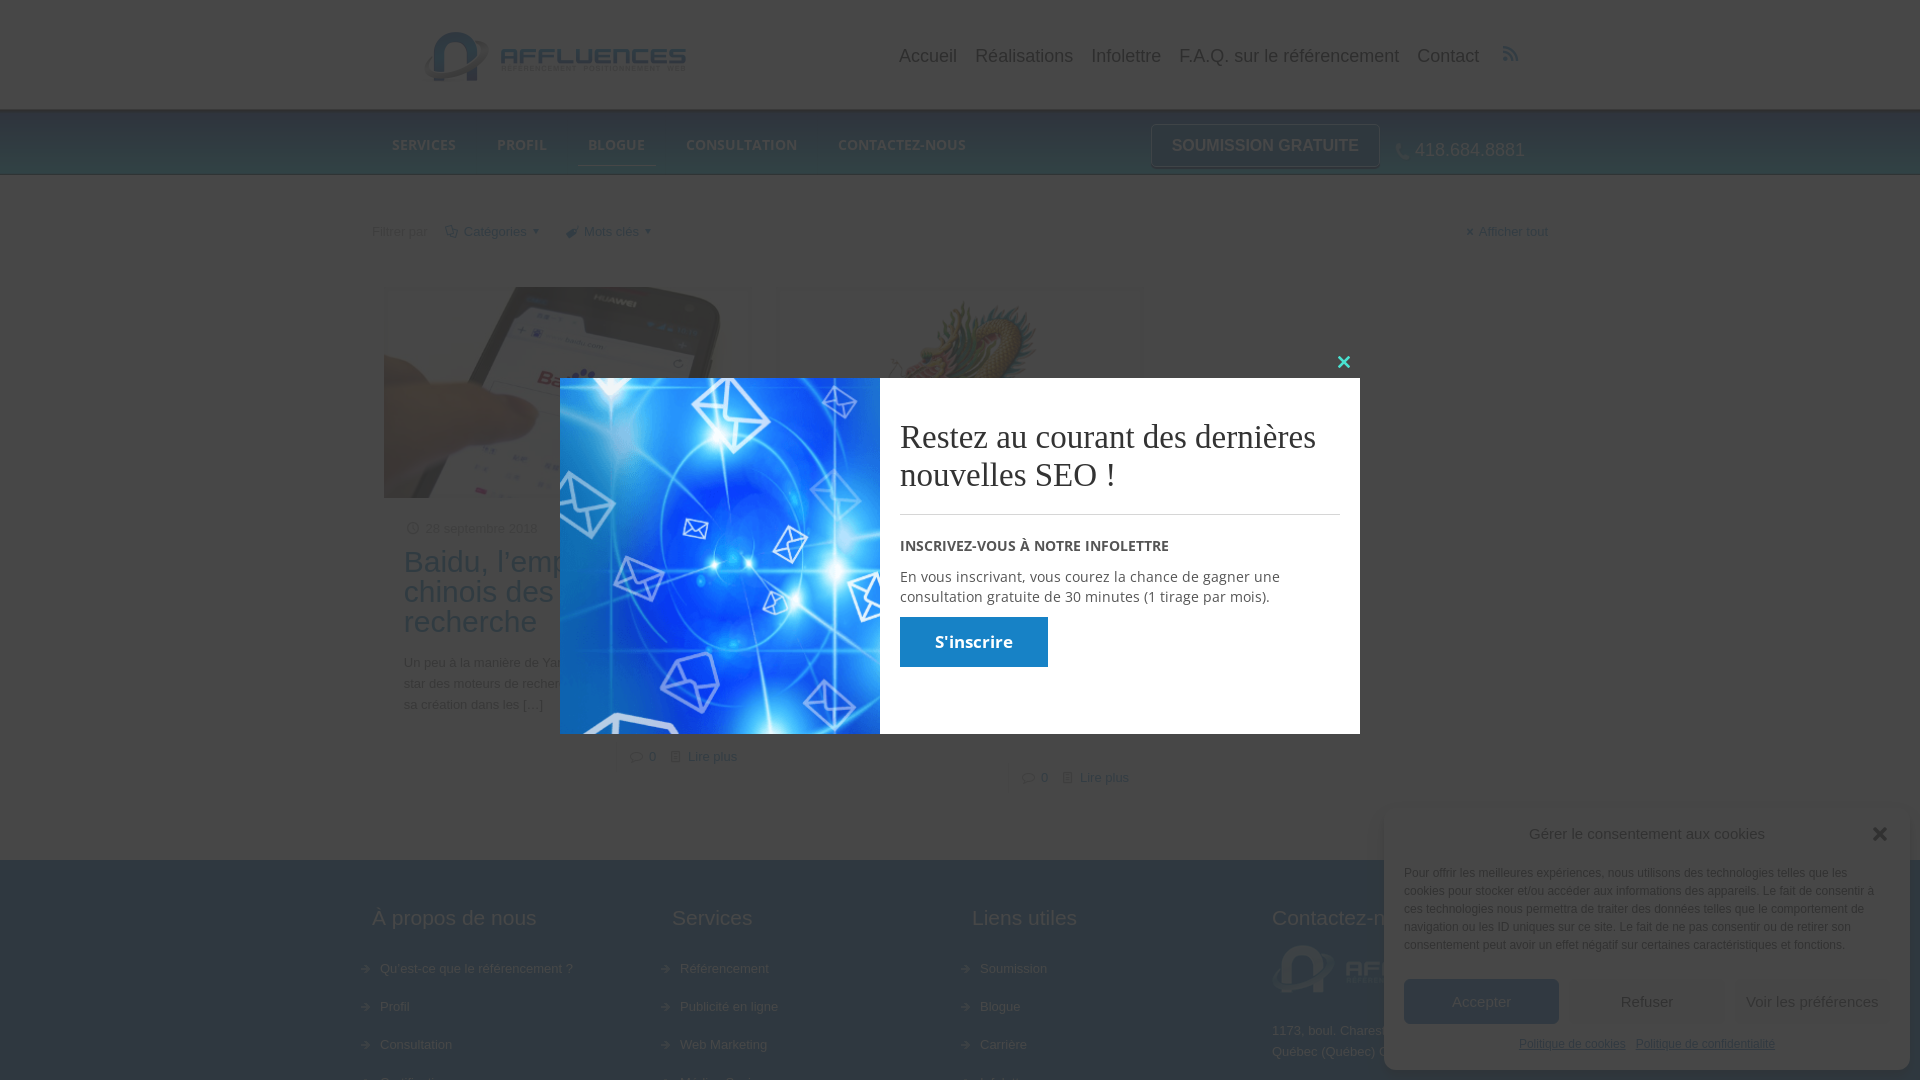 The height and width of the screenshot is (1080, 1920). Describe the element at coordinates (616, 144) in the screenshot. I see `'BLOGUE'` at that location.